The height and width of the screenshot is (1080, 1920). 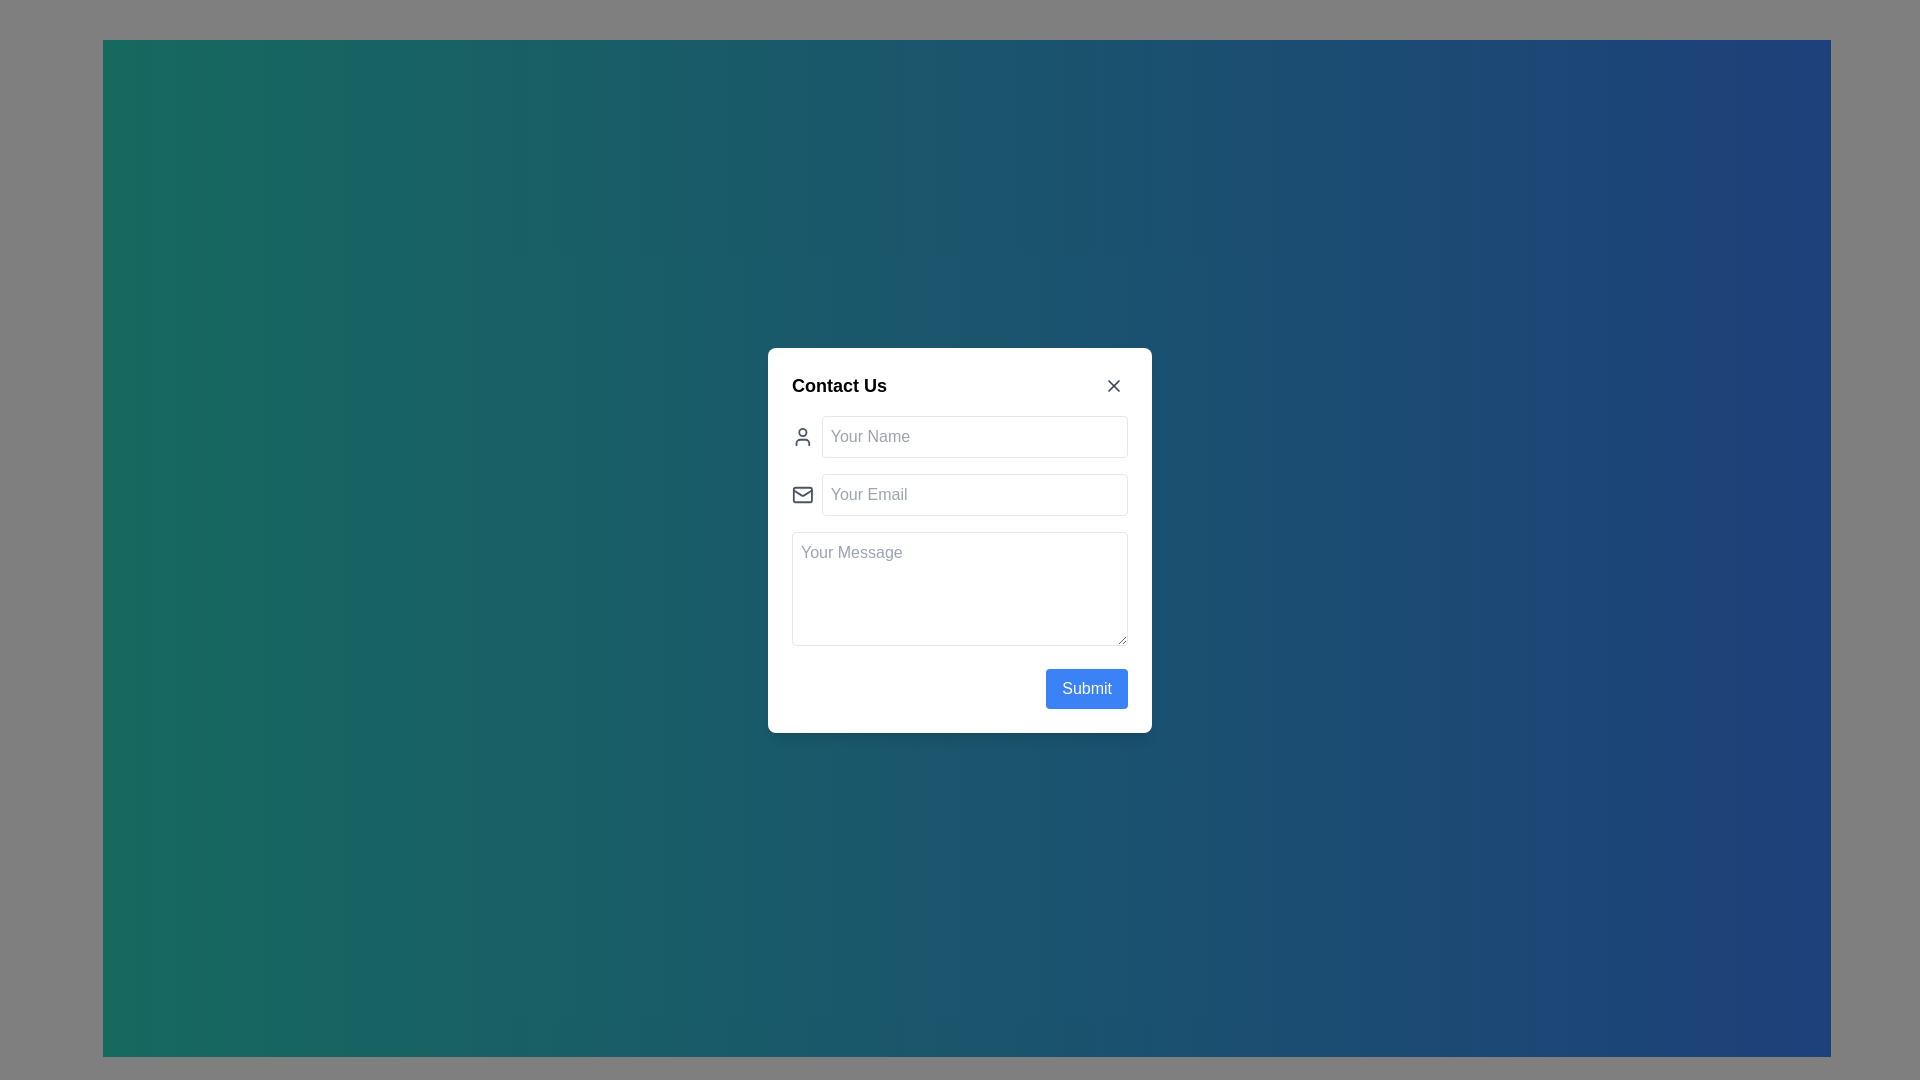 What do you see at coordinates (1112, 385) in the screenshot?
I see `the 'X' mark icon in the top-right corner of the contact form modal` at bounding box center [1112, 385].